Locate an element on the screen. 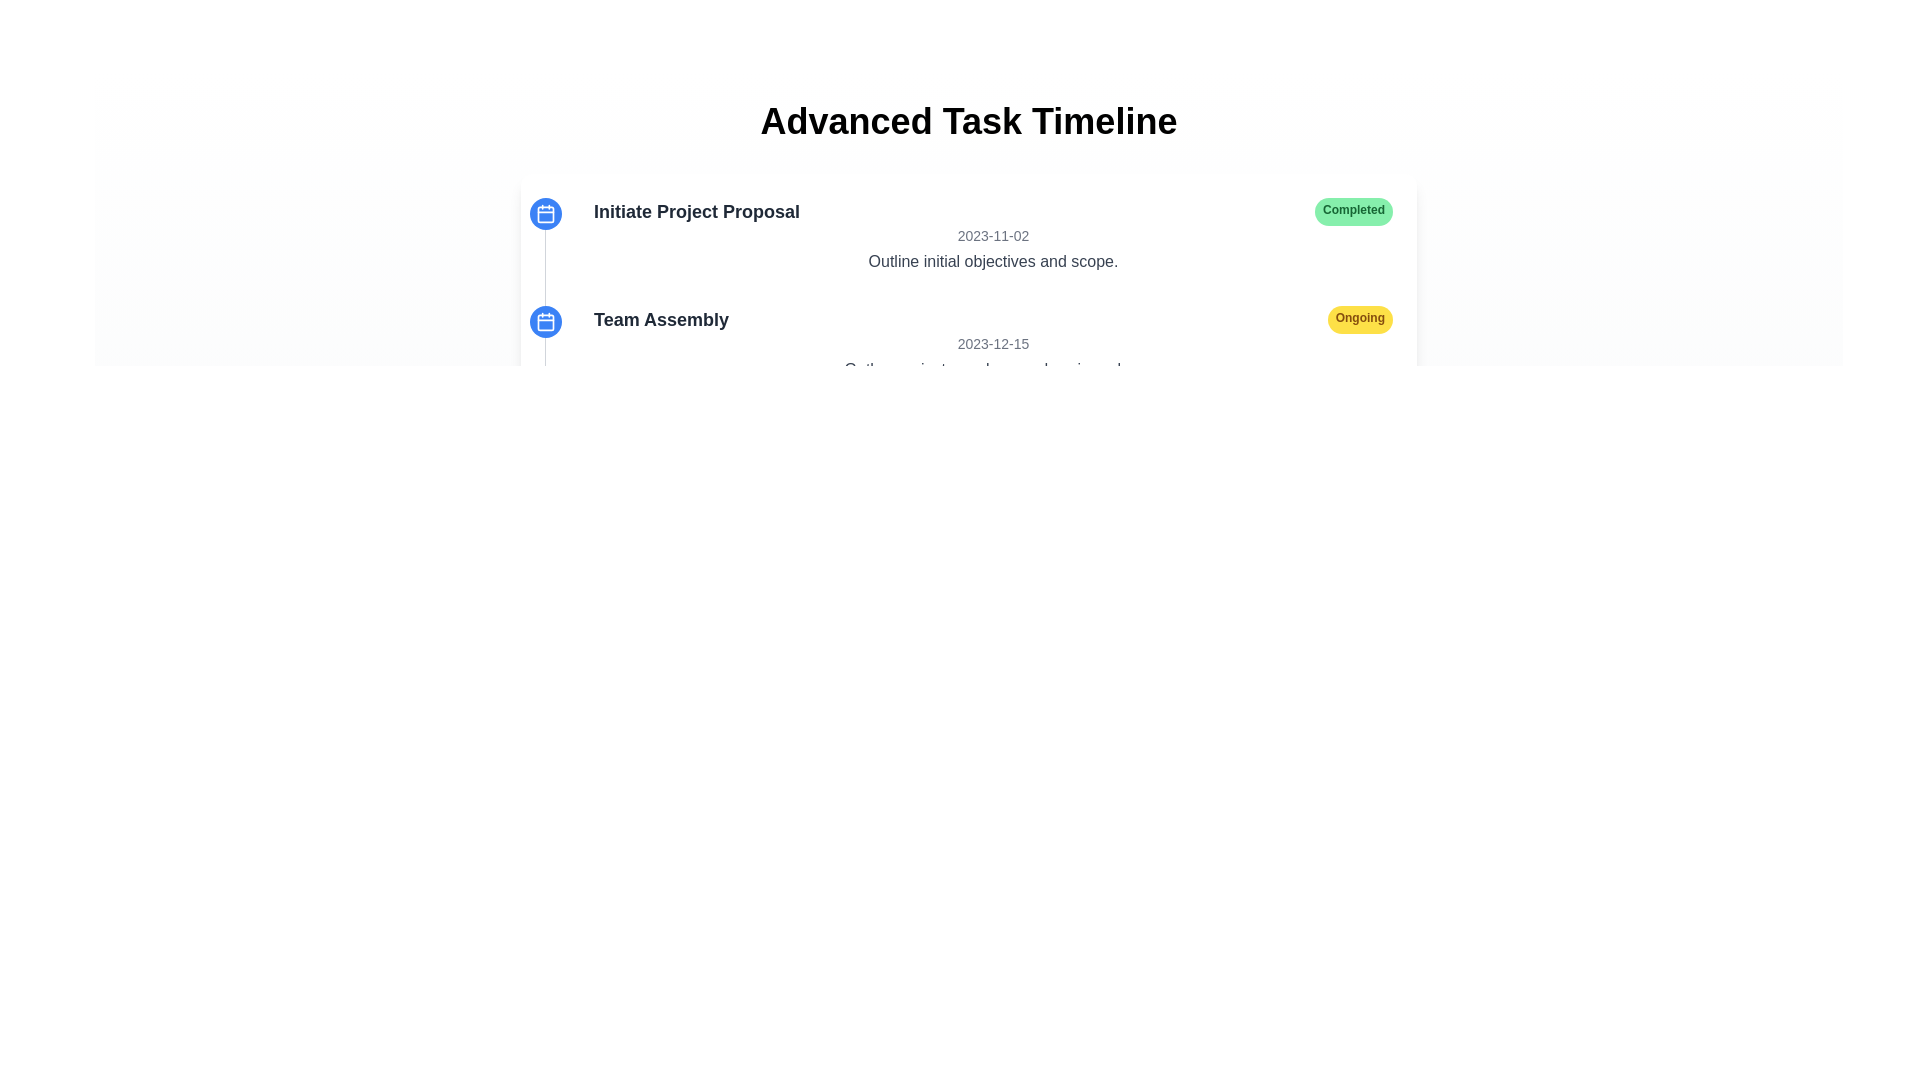 The image size is (1920, 1080). the date marker text label indicating the timeline date associated with the 'Team Assembly' task is located at coordinates (993, 342).